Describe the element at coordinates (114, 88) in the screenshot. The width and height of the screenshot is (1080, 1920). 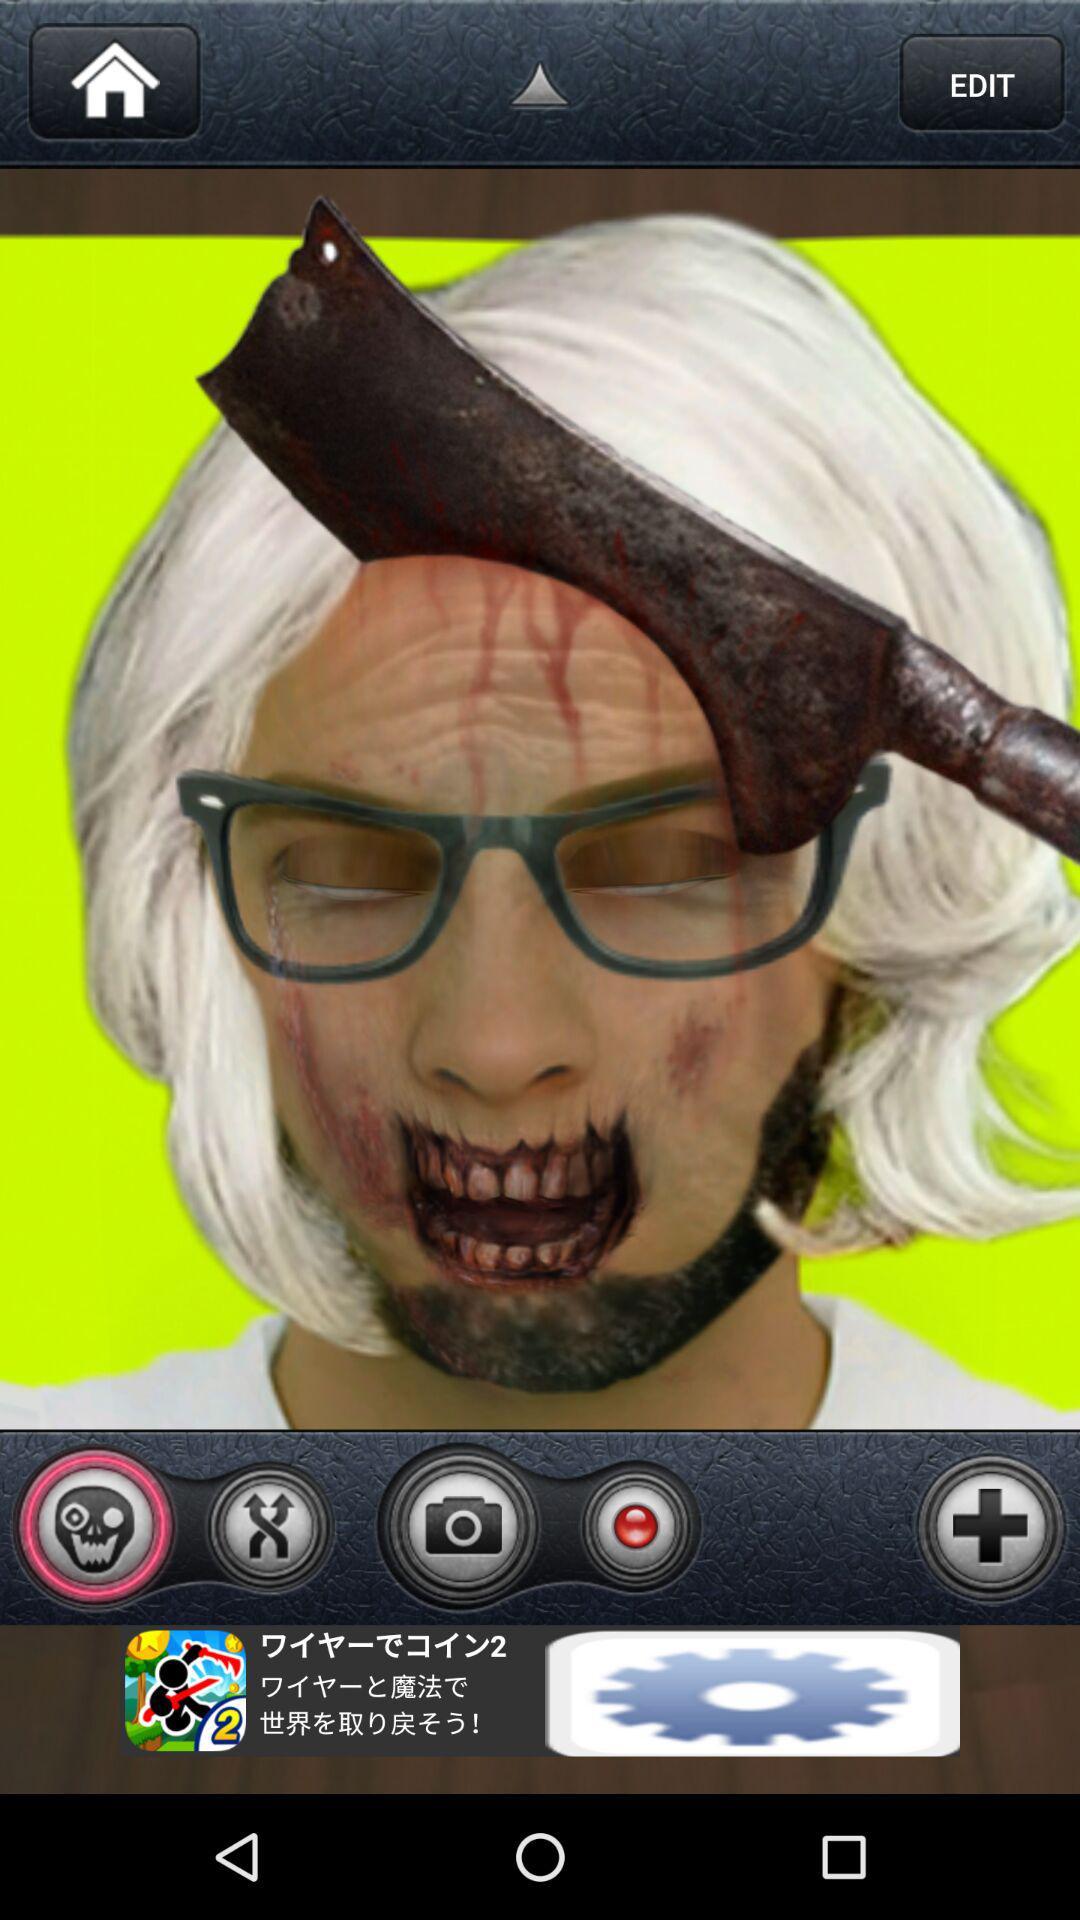
I see `the home icon` at that location.